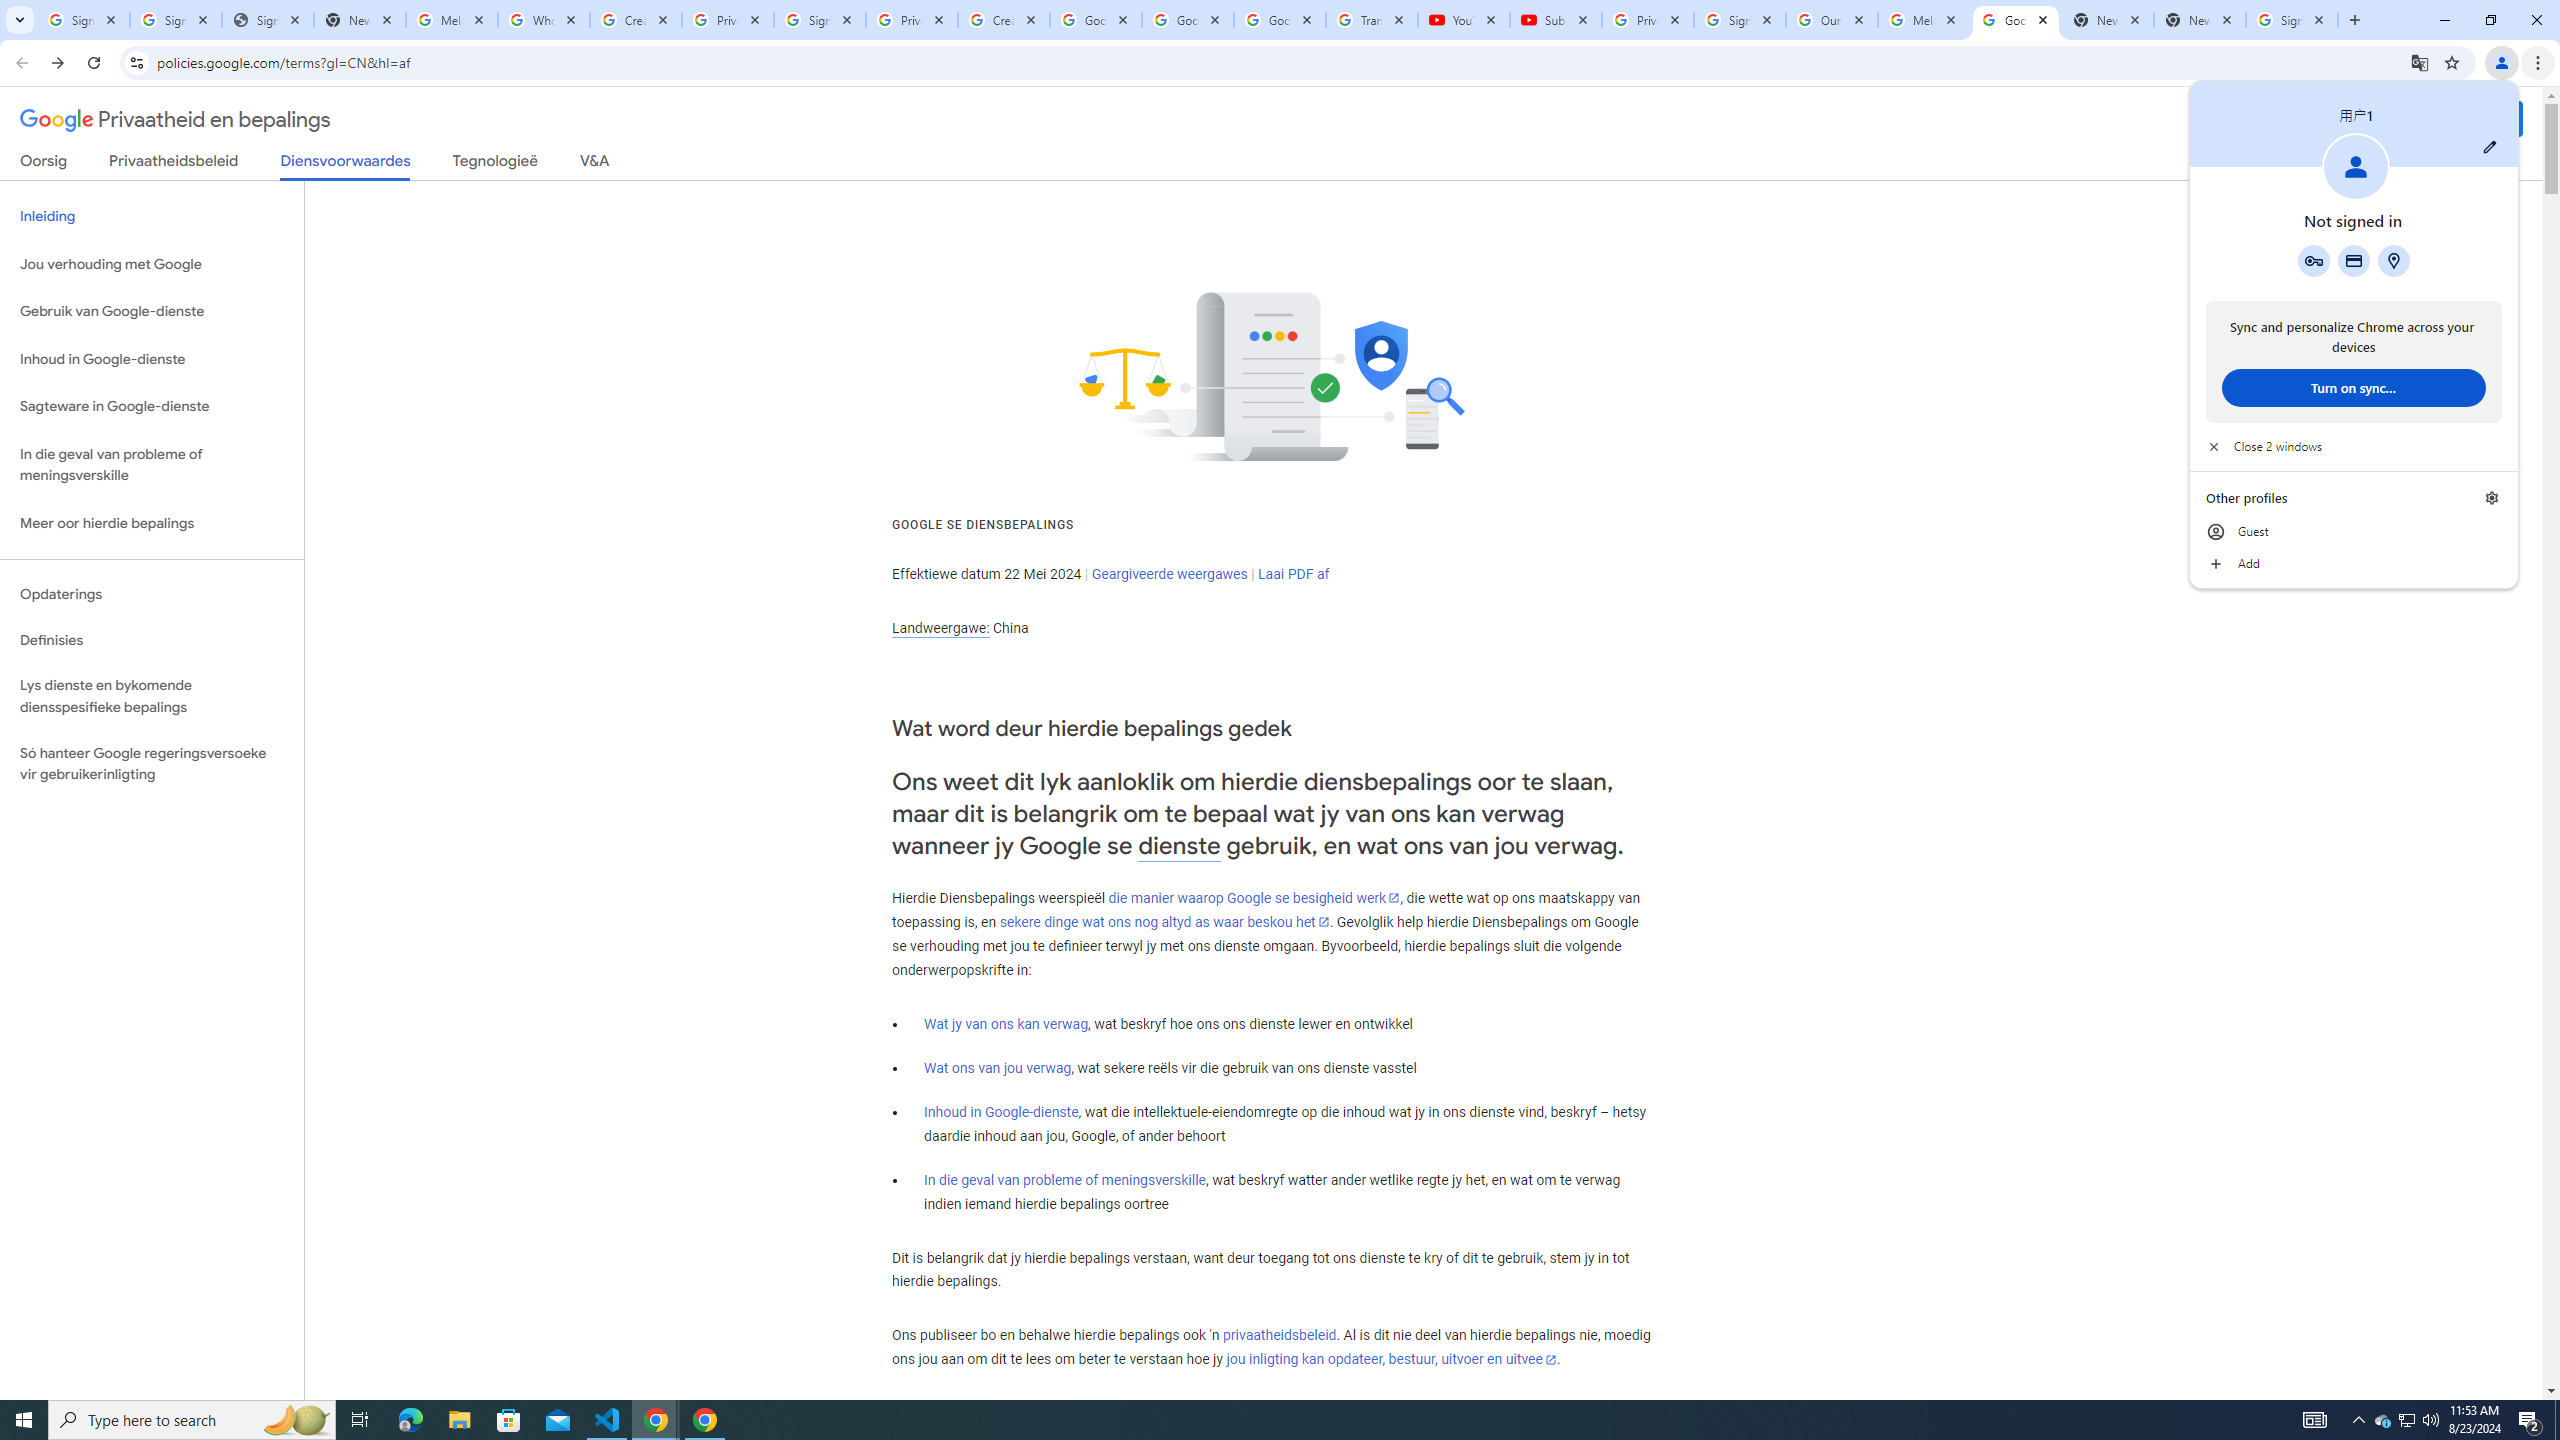 Image resolution: width=2560 pixels, height=1440 pixels. I want to click on 'Start', so click(24, 1418).